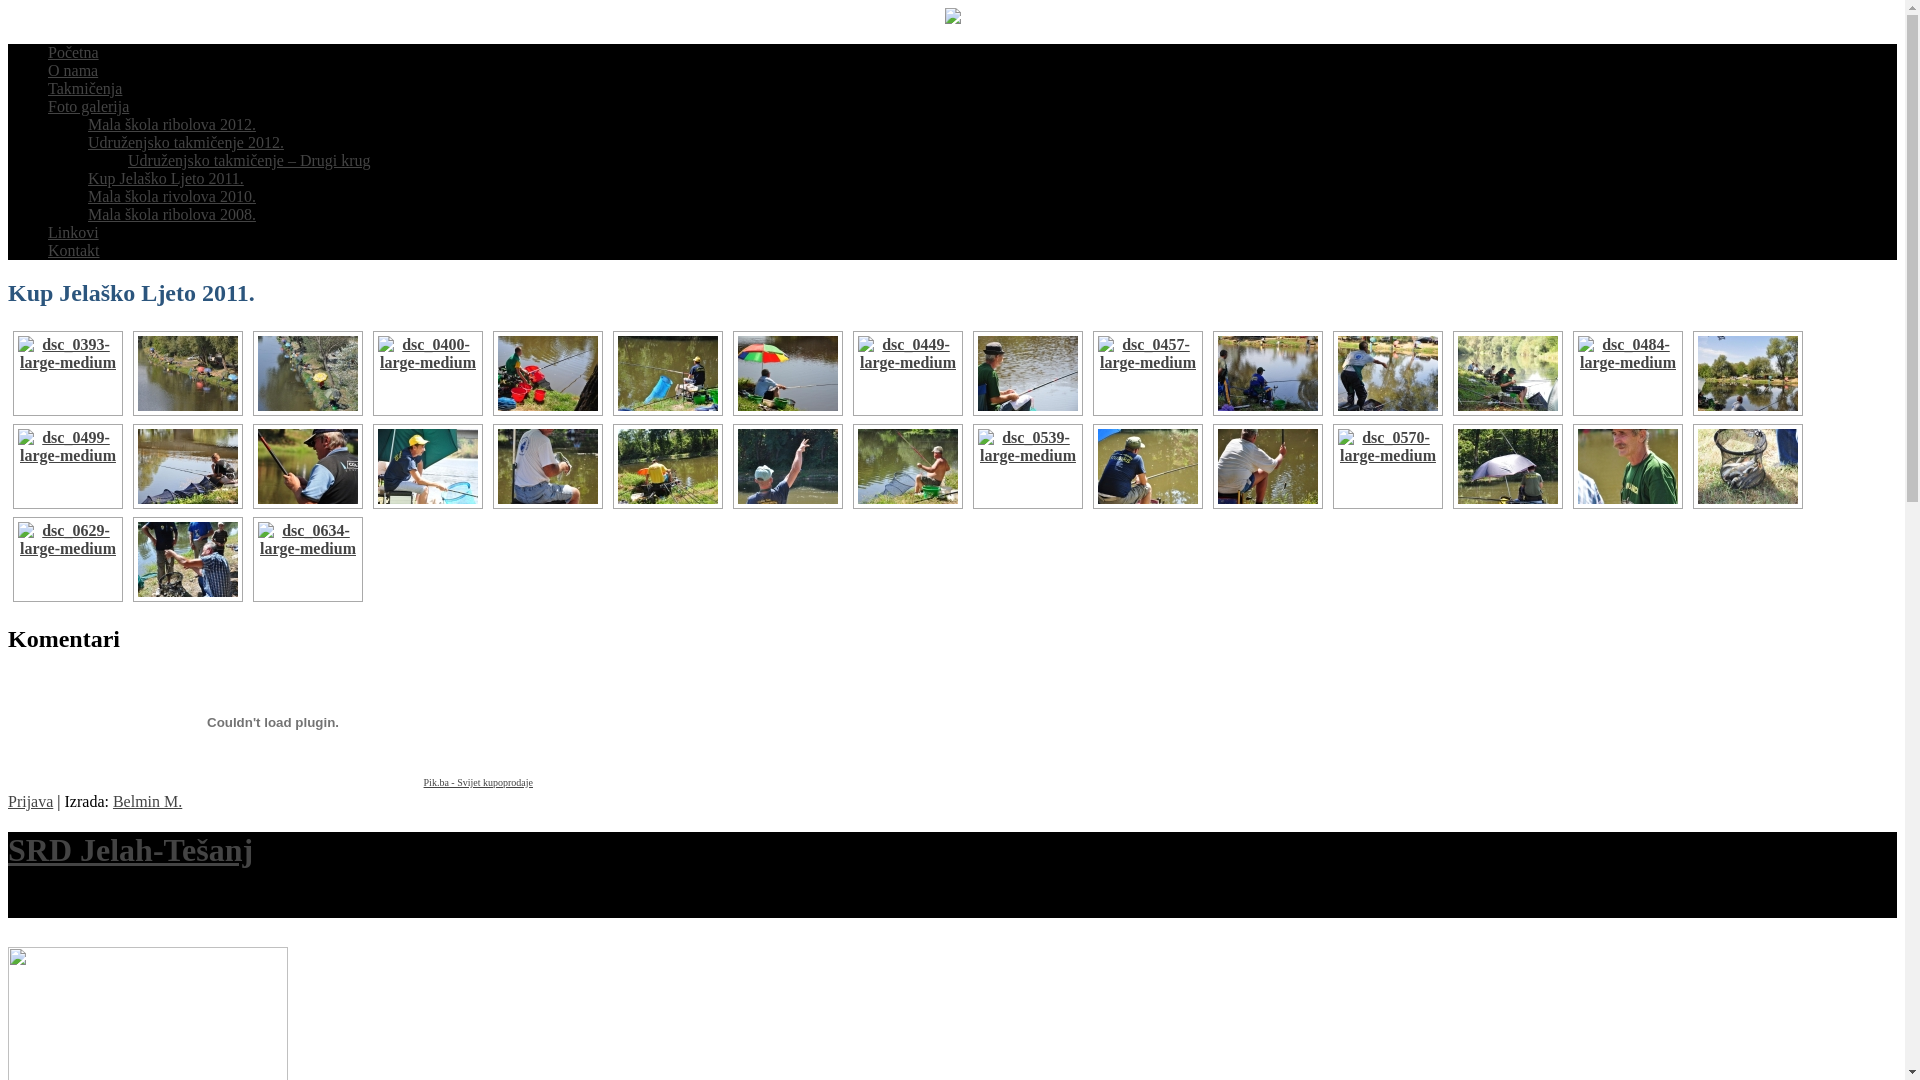 This screenshot has width=1920, height=1080. Describe the element at coordinates (73, 249) in the screenshot. I see `'Kontakt'` at that location.